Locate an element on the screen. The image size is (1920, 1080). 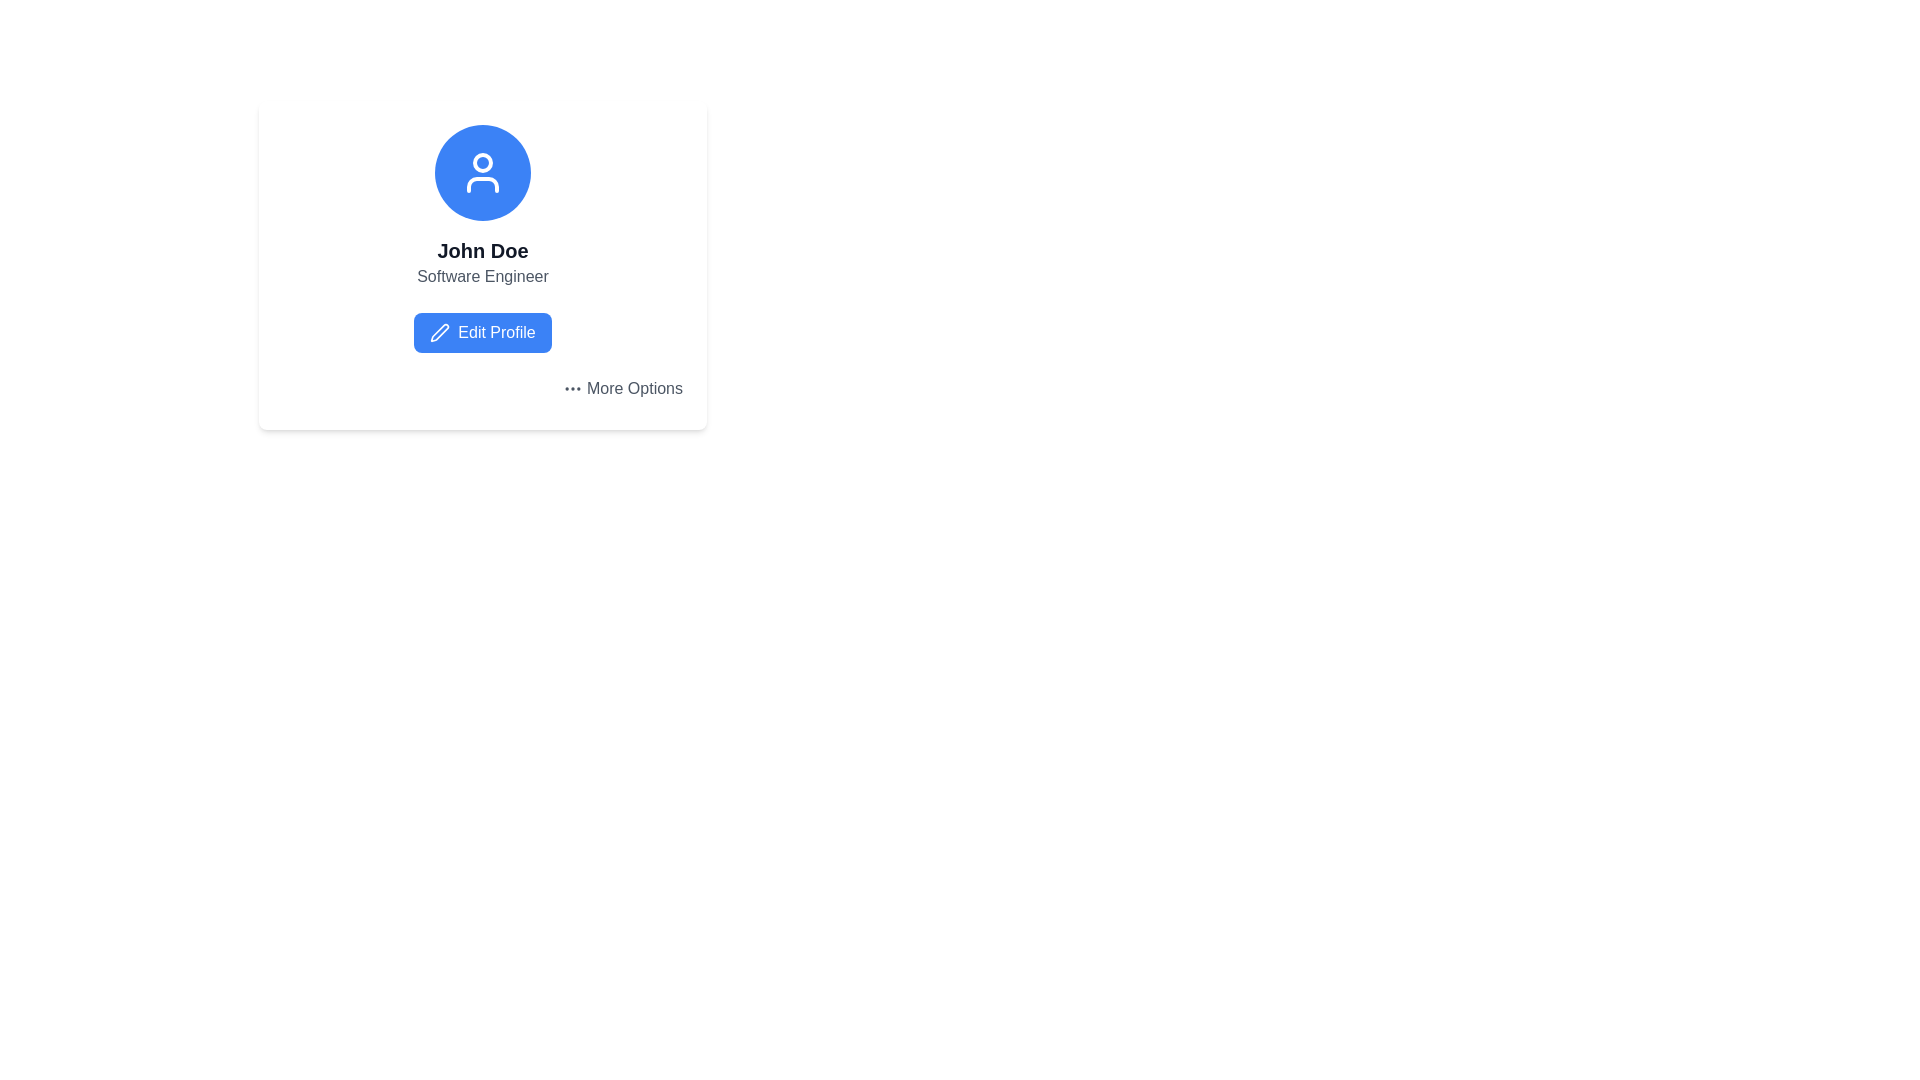
the profile icon located centrally within a circular blue background at the top of the profile card layout, above the text 'John Doe' and 'Software Engineer' is located at coordinates (483, 172).